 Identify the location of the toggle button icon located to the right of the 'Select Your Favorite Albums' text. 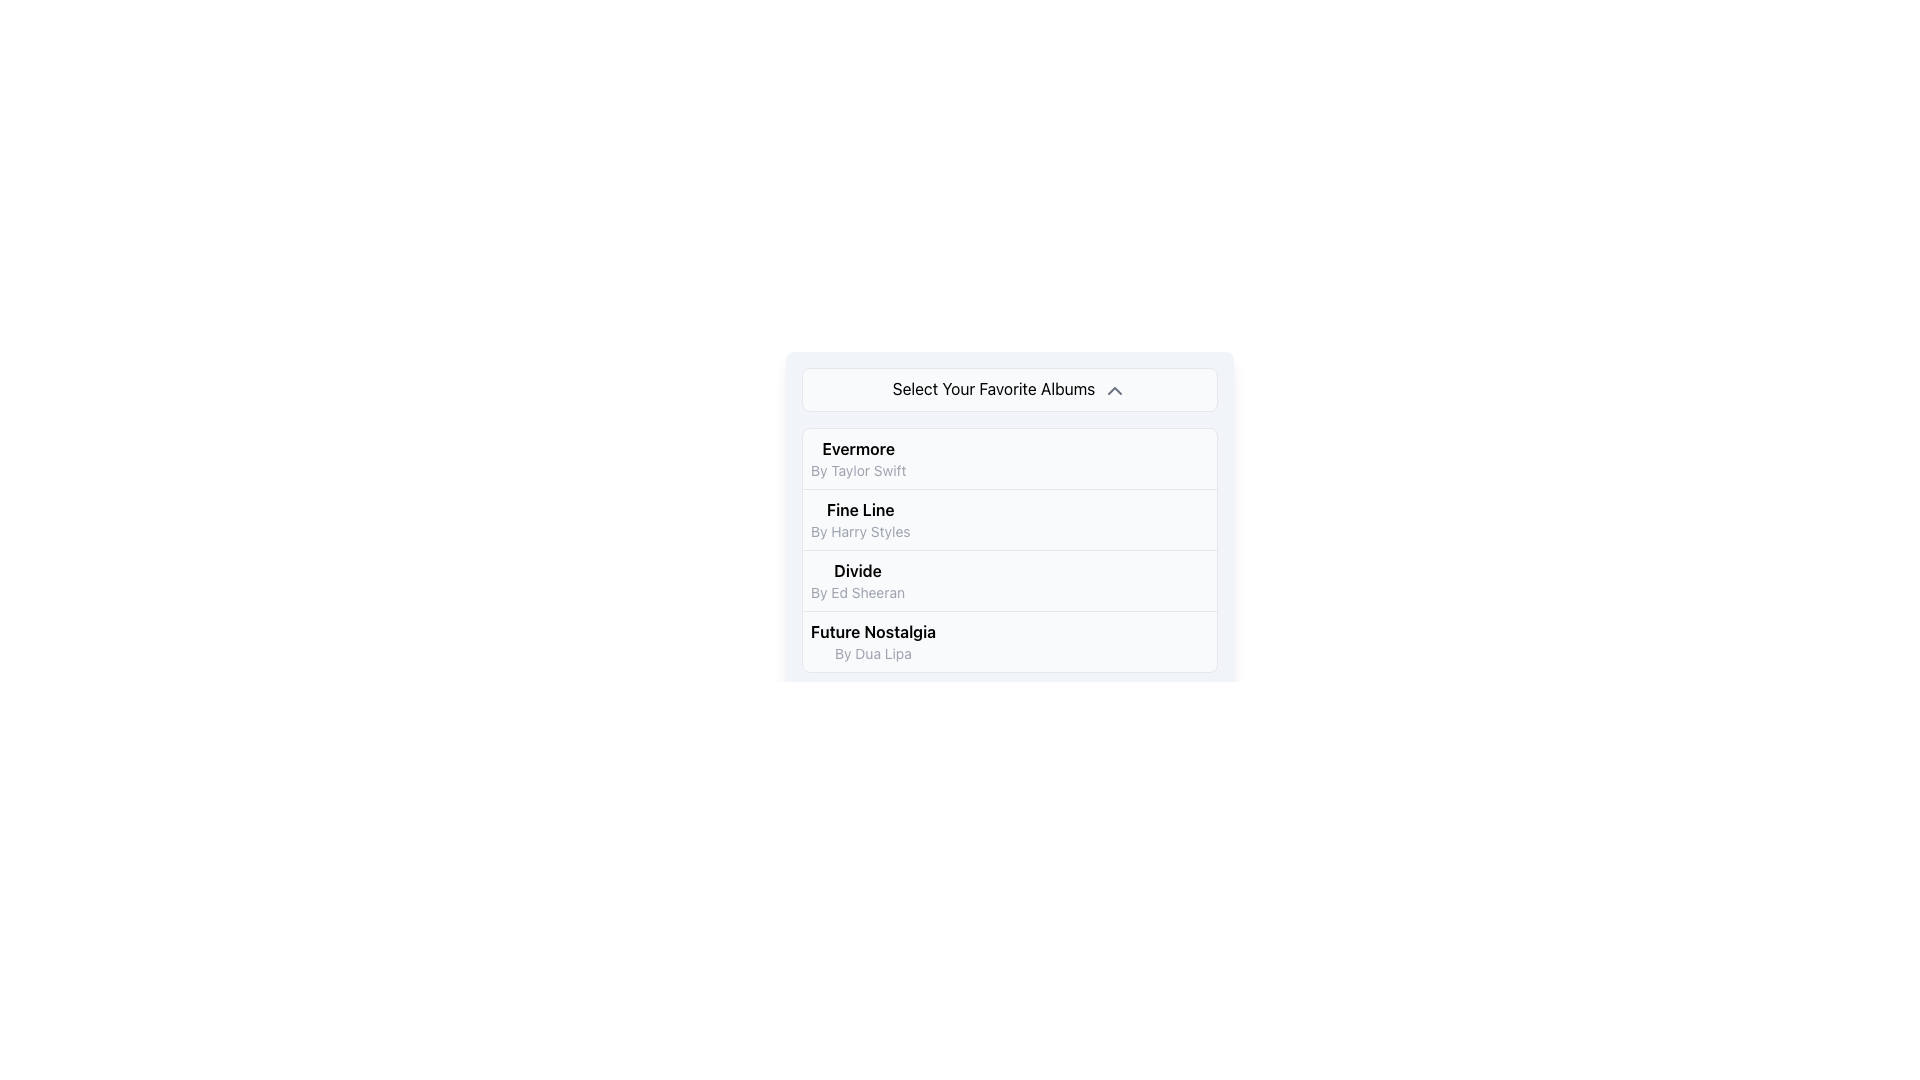
(1114, 390).